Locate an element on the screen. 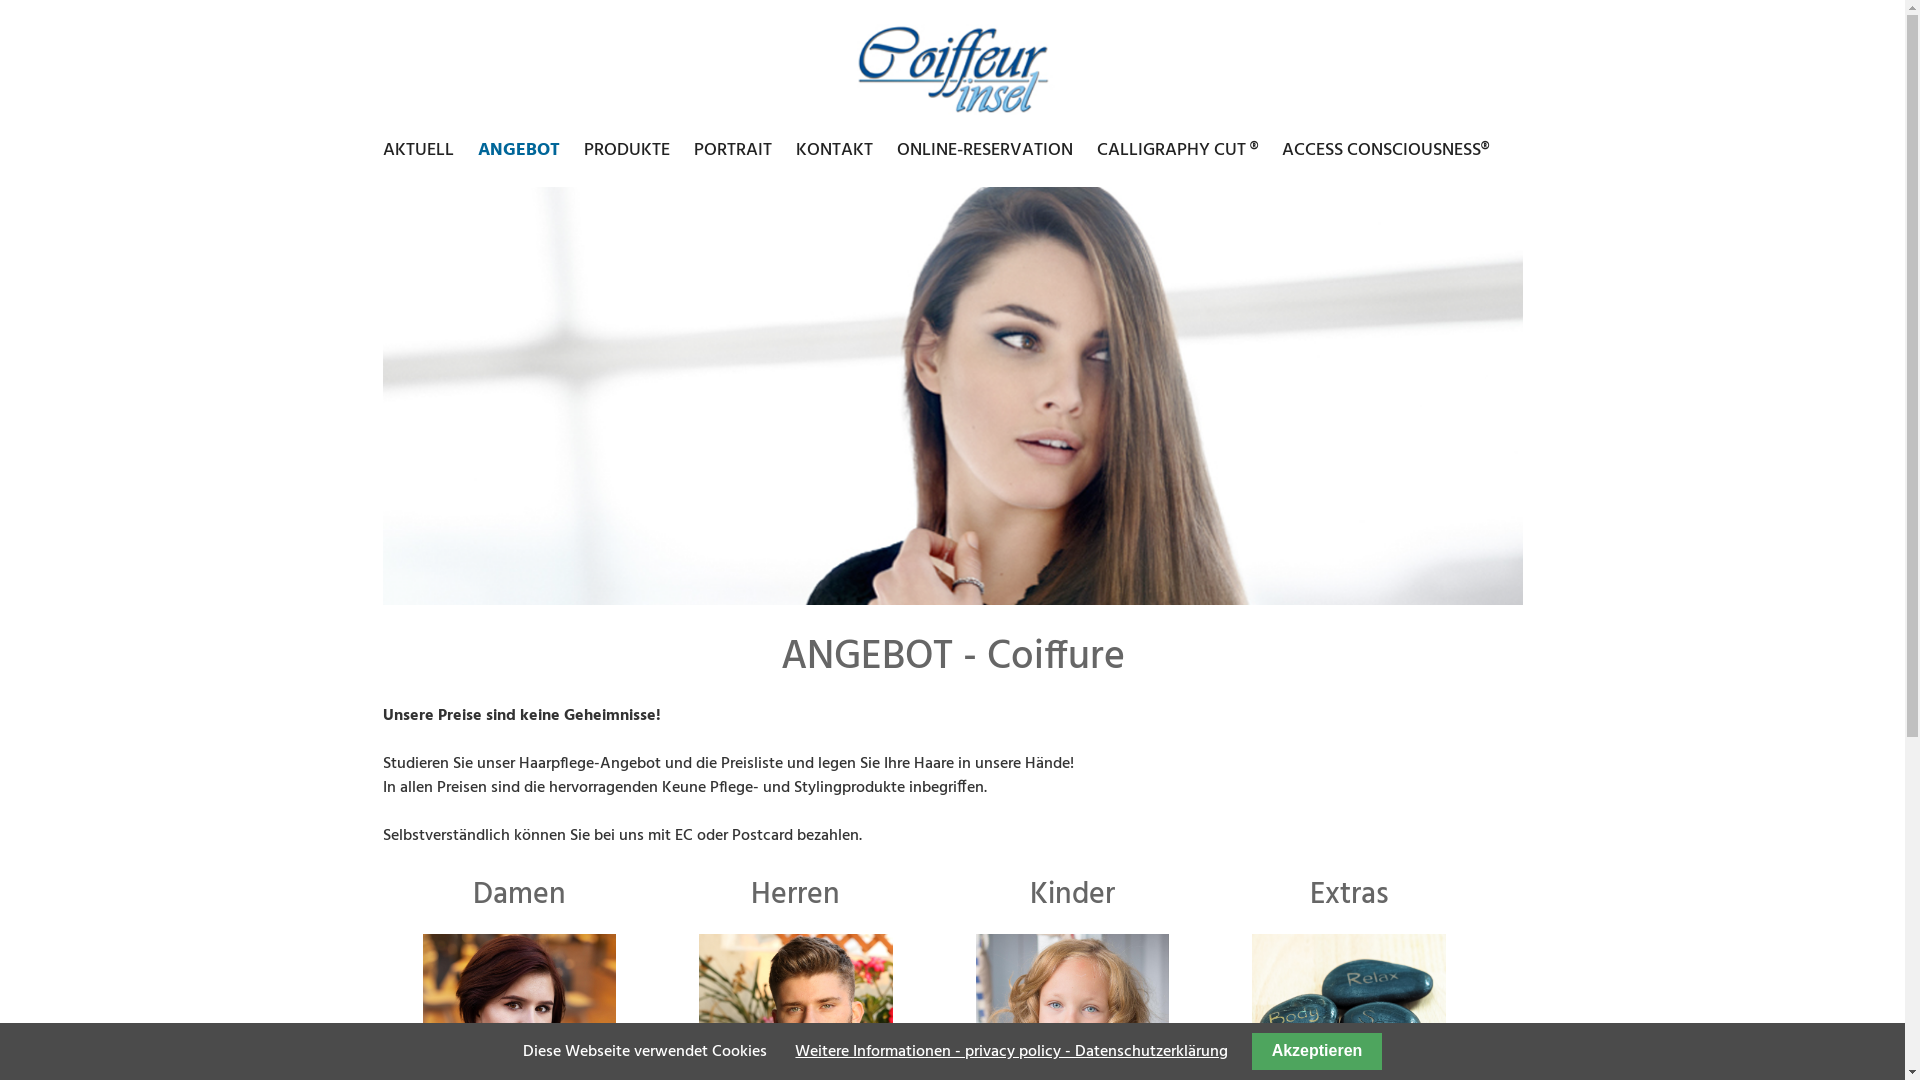  'KONTAKT' is located at coordinates (834, 149).